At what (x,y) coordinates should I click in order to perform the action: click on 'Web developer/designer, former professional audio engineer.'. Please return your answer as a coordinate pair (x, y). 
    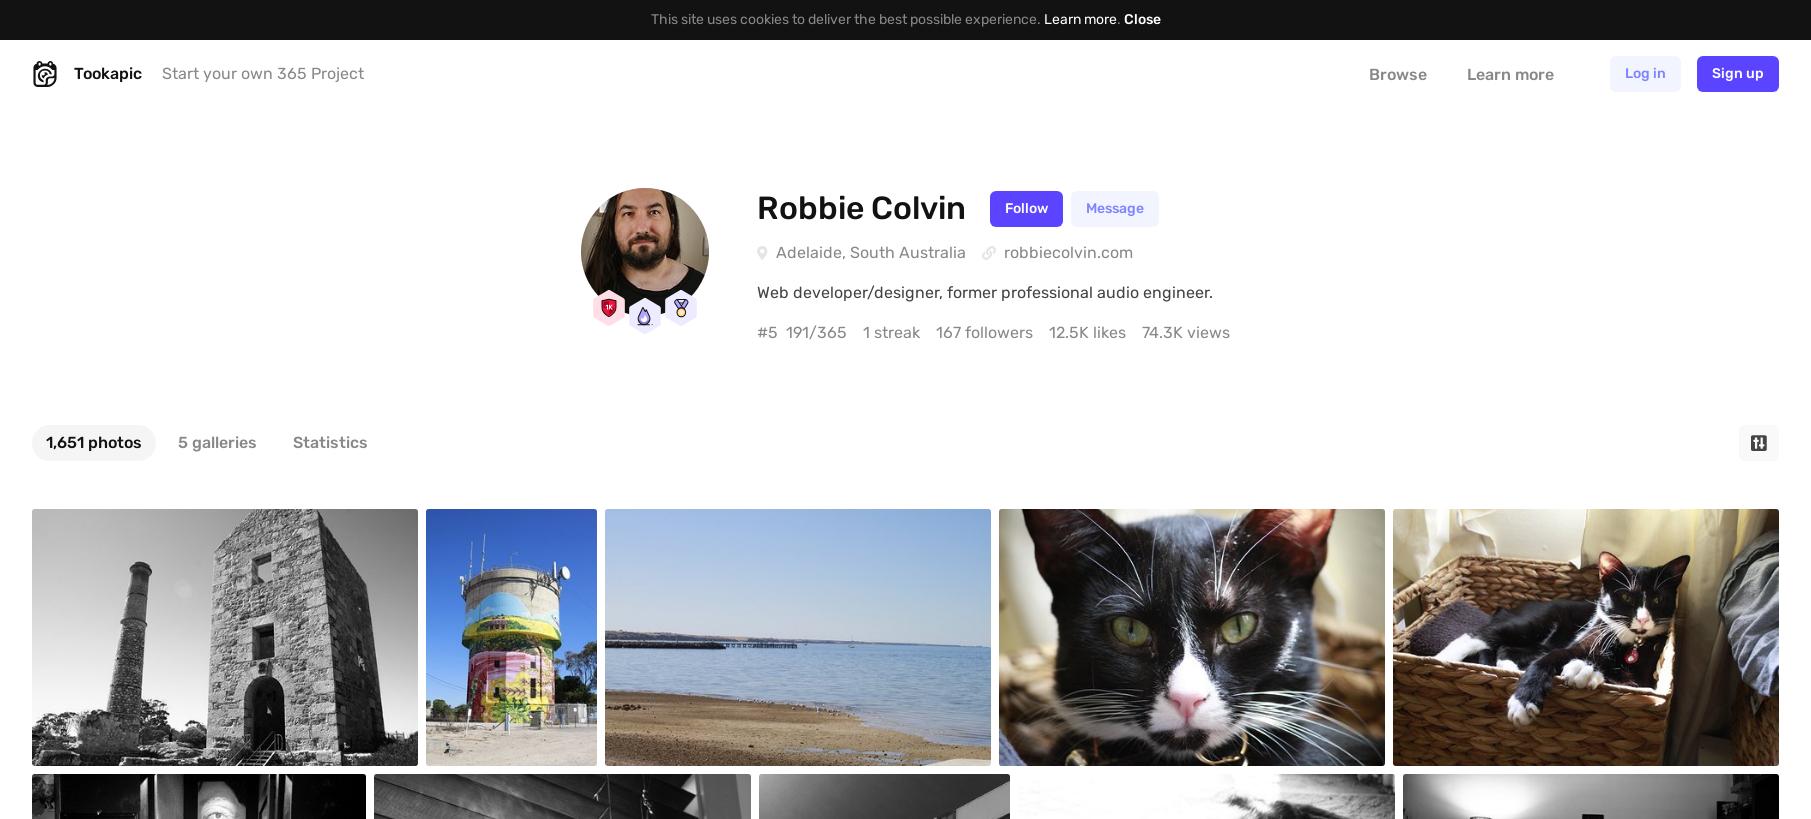
    Looking at the image, I should click on (984, 291).